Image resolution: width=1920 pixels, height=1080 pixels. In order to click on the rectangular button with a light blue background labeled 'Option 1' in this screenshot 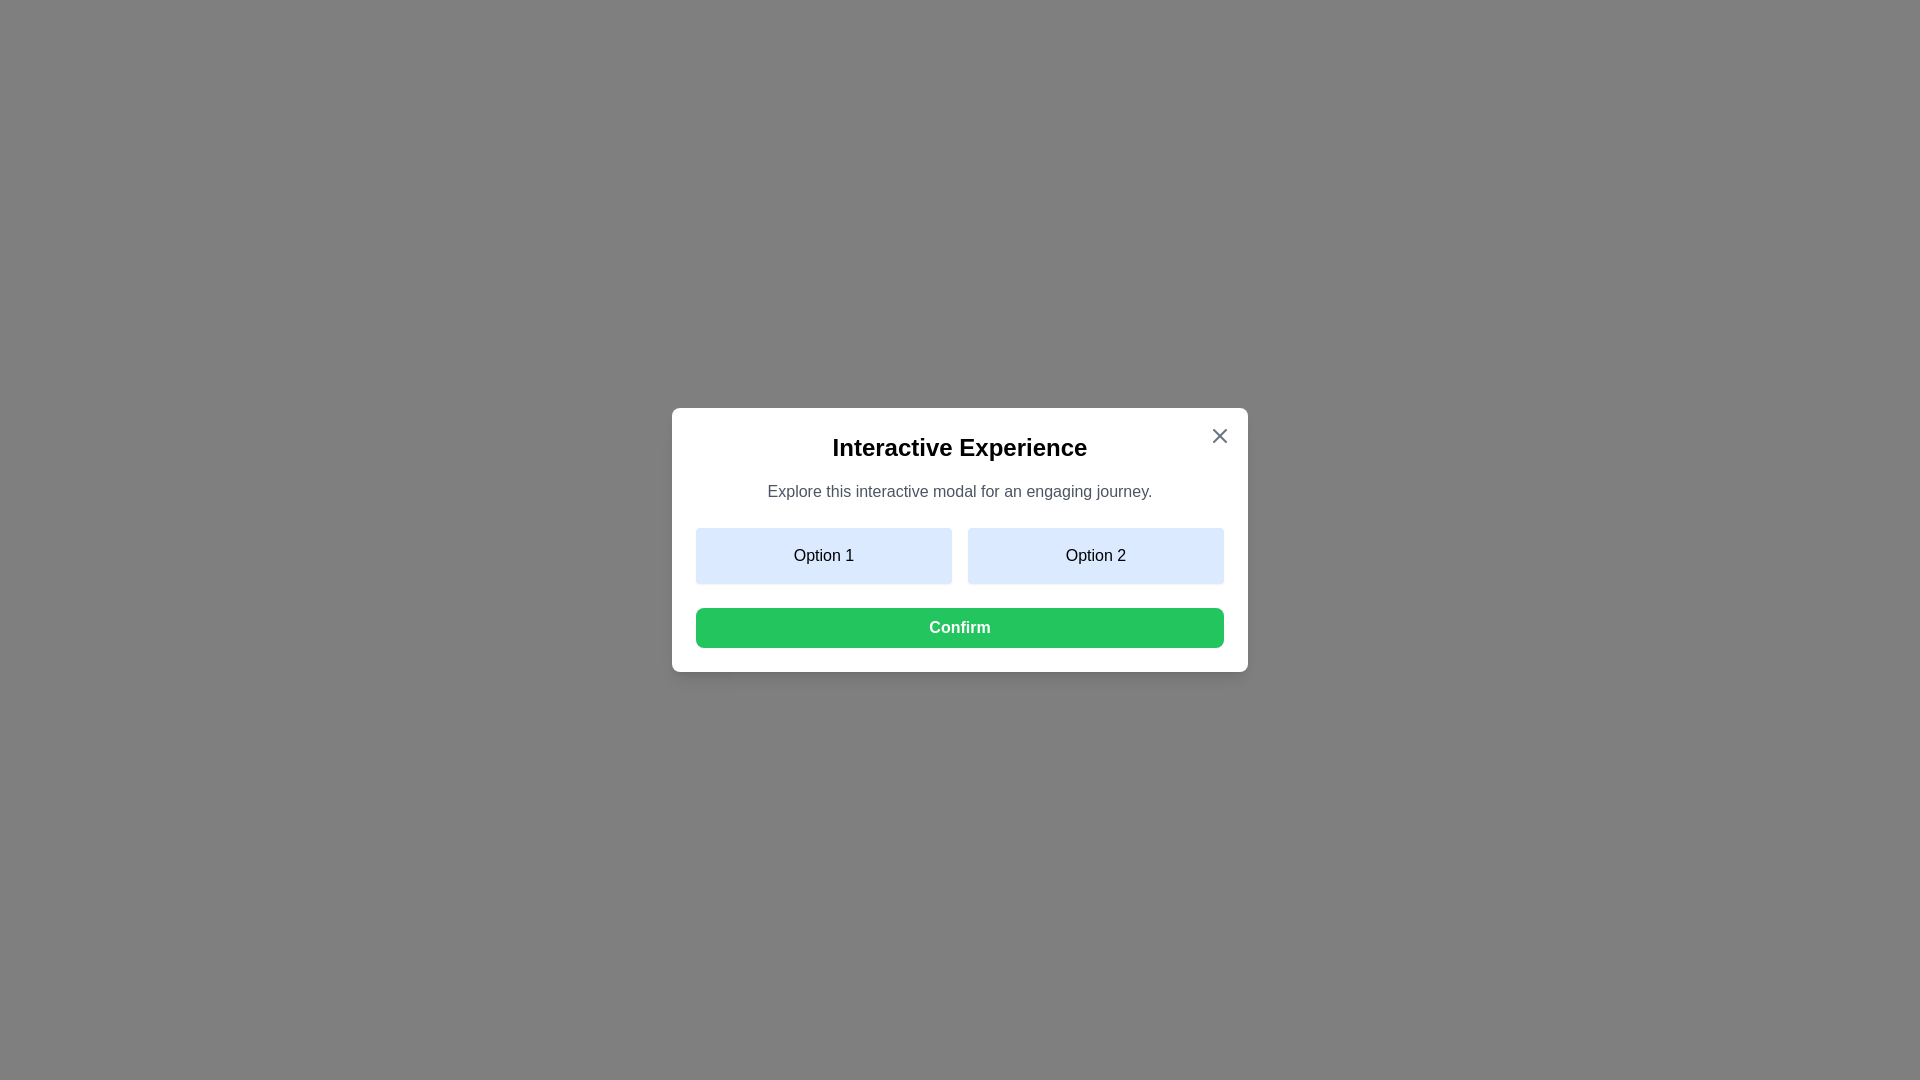, I will do `click(824, 555)`.